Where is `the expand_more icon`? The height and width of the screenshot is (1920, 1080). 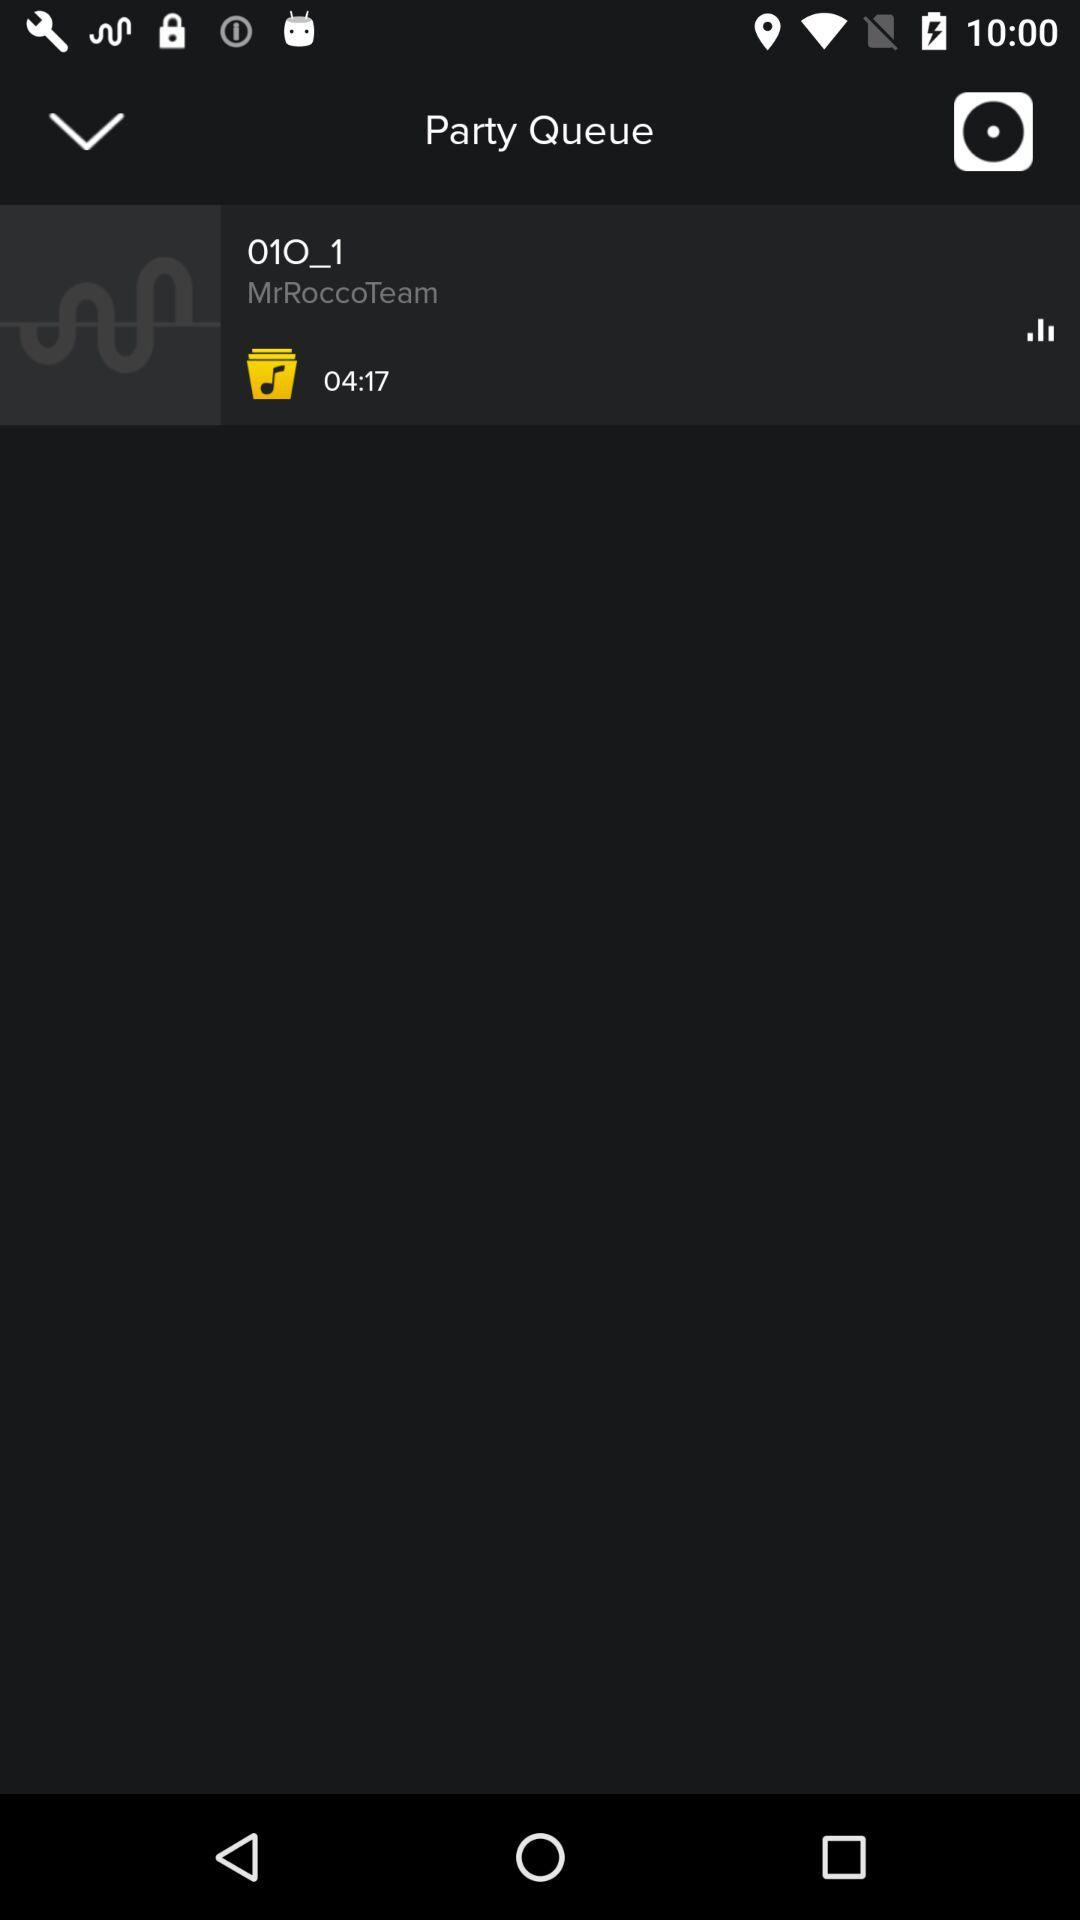
the expand_more icon is located at coordinates (85, 130).